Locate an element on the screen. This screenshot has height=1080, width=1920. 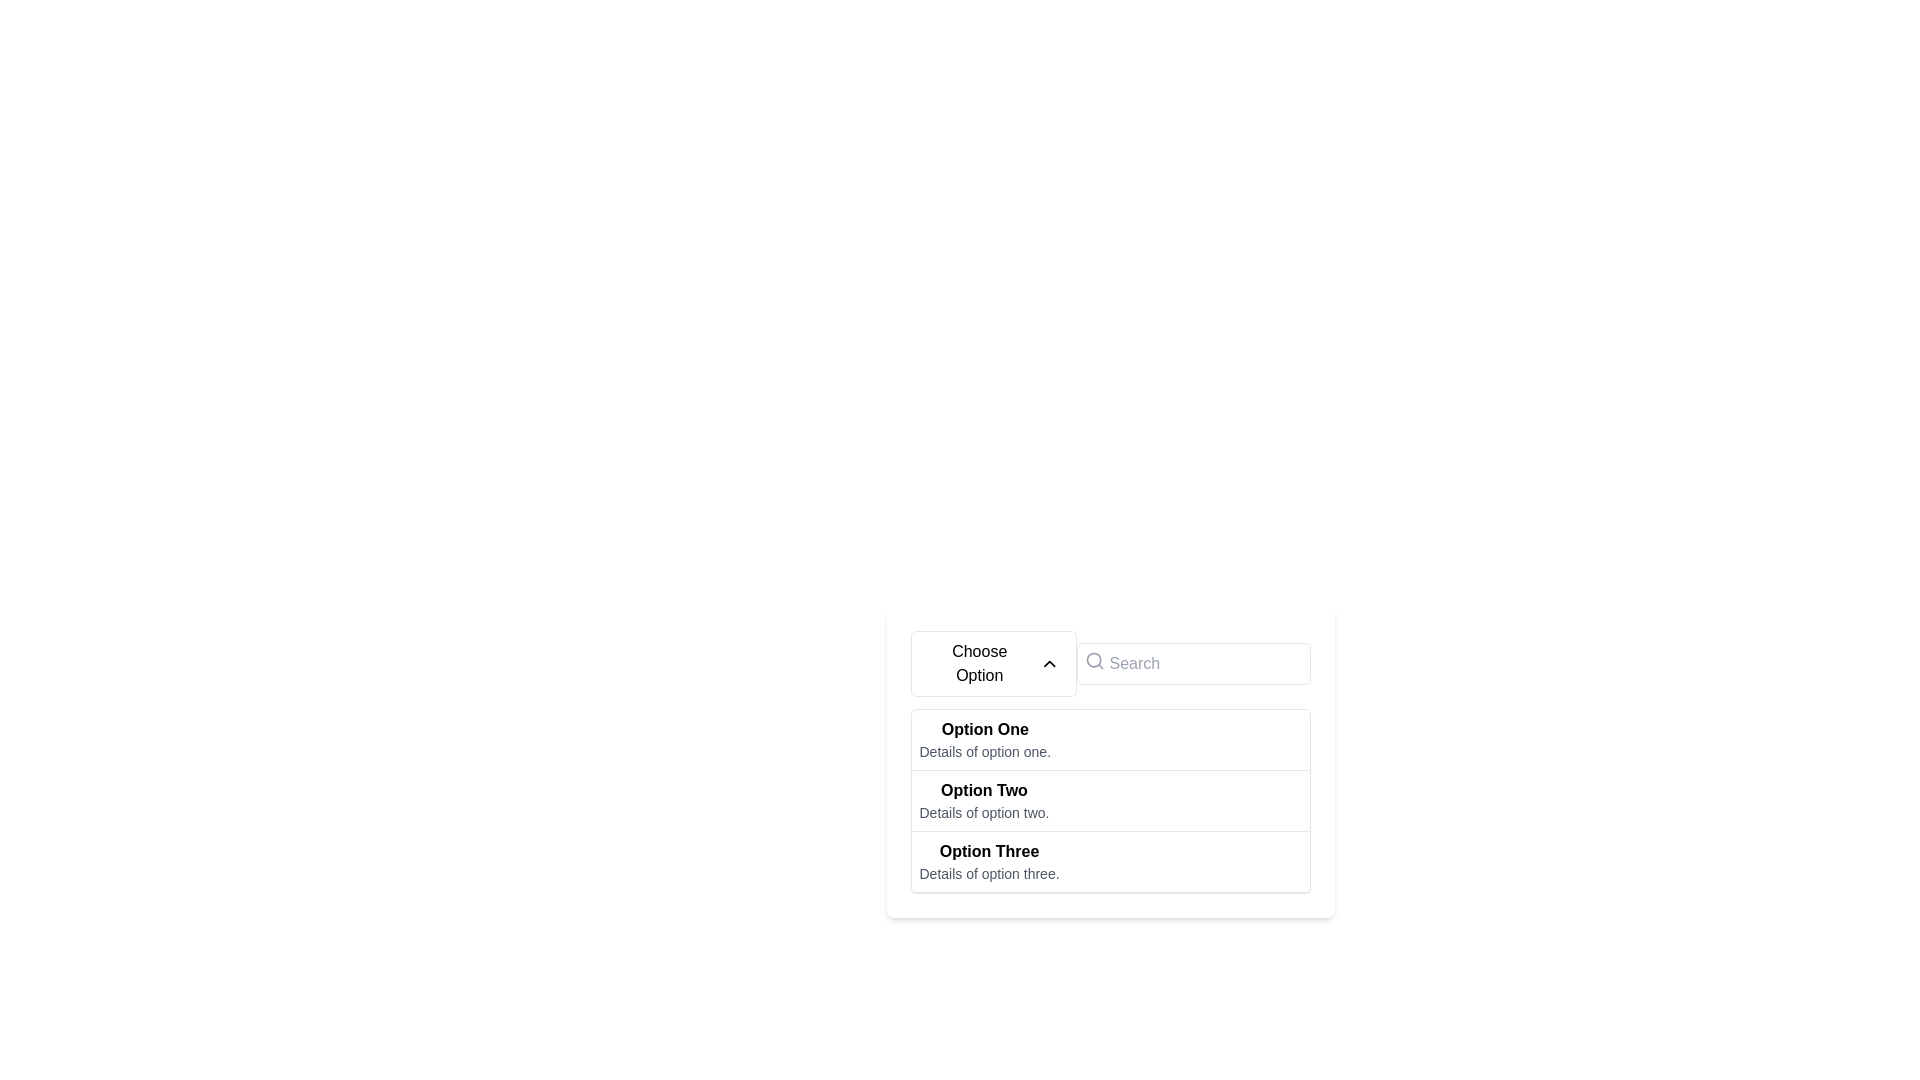
the text label that displays 'Details of option one.', which is styled in a small gray font and located directly under the bold title 'Option One' in the dropdown options list is located at coordinates (985, 752).